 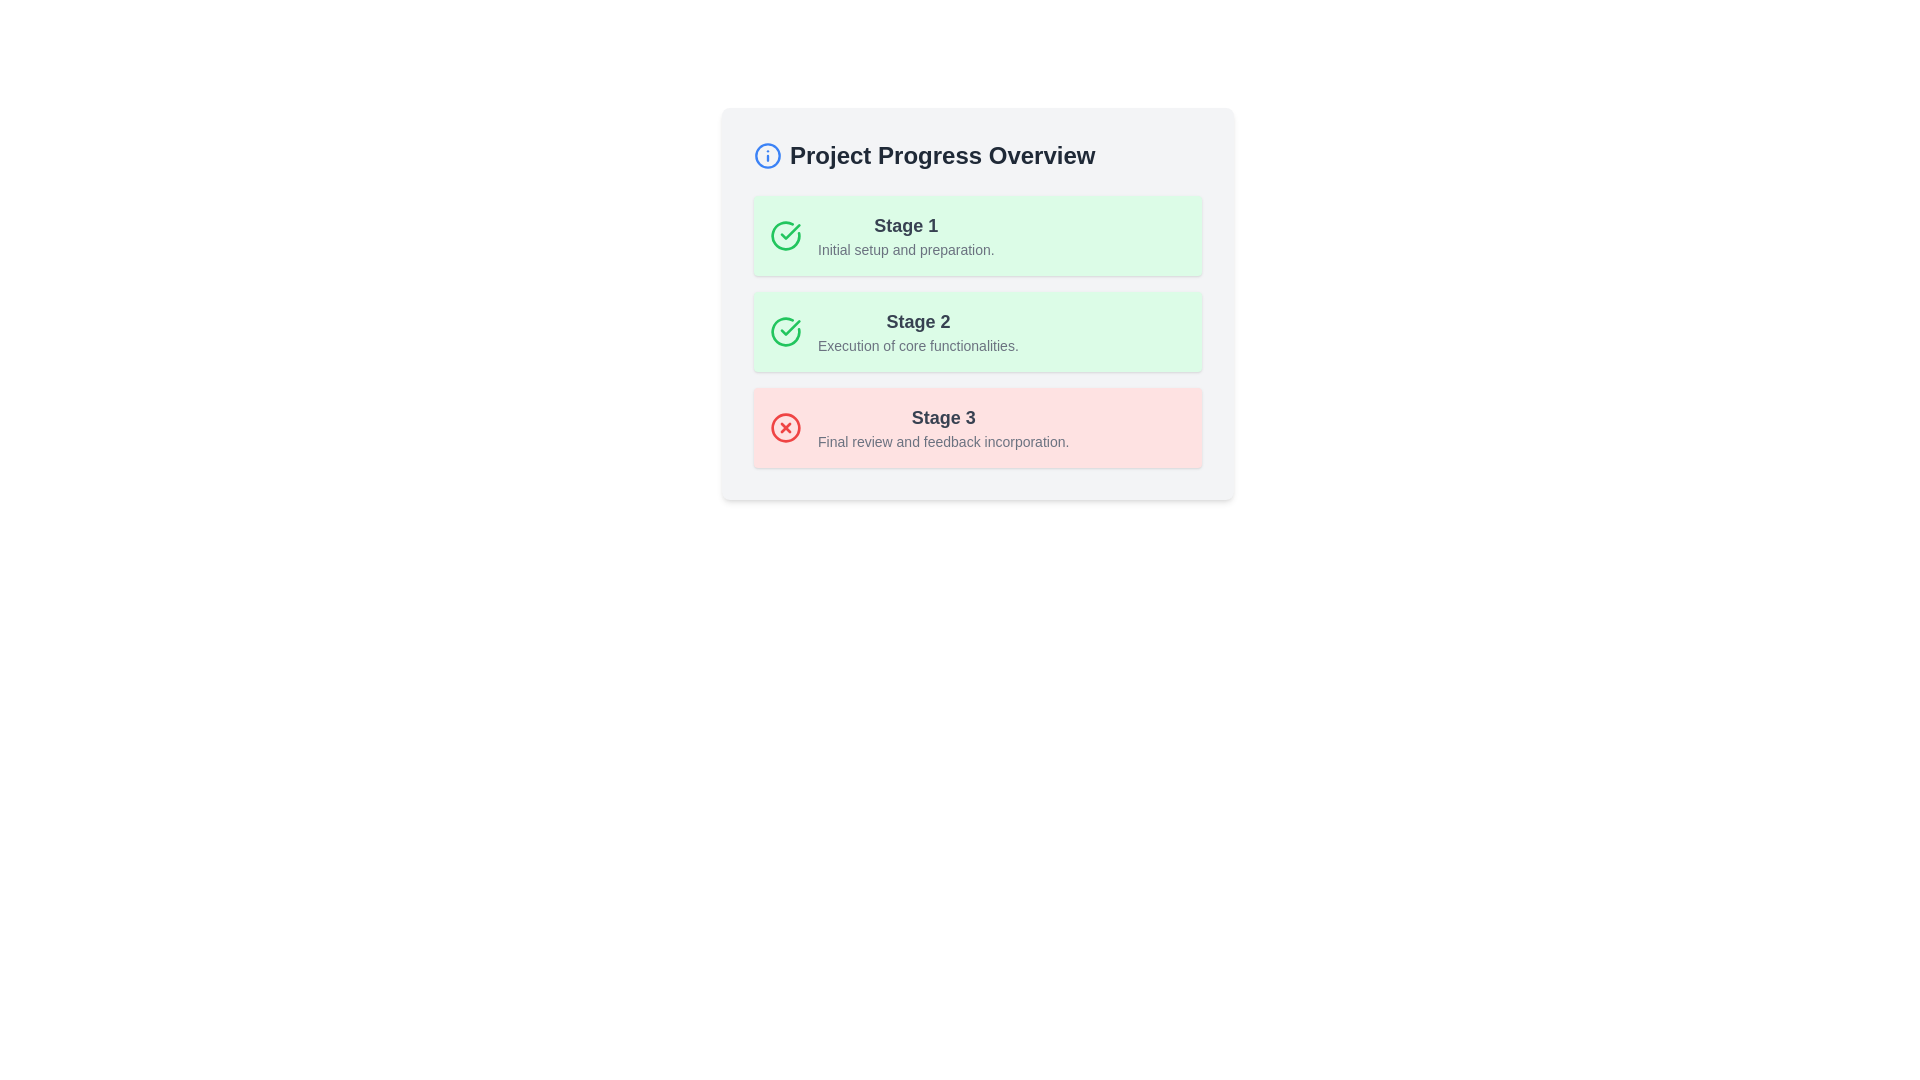 What do you see at coordinates (905, 234) in the screenshot?
I see `the text block titled 'Stage 1' with subtitle 'Initial setup and preparation'` at bounding box center [905, 234].